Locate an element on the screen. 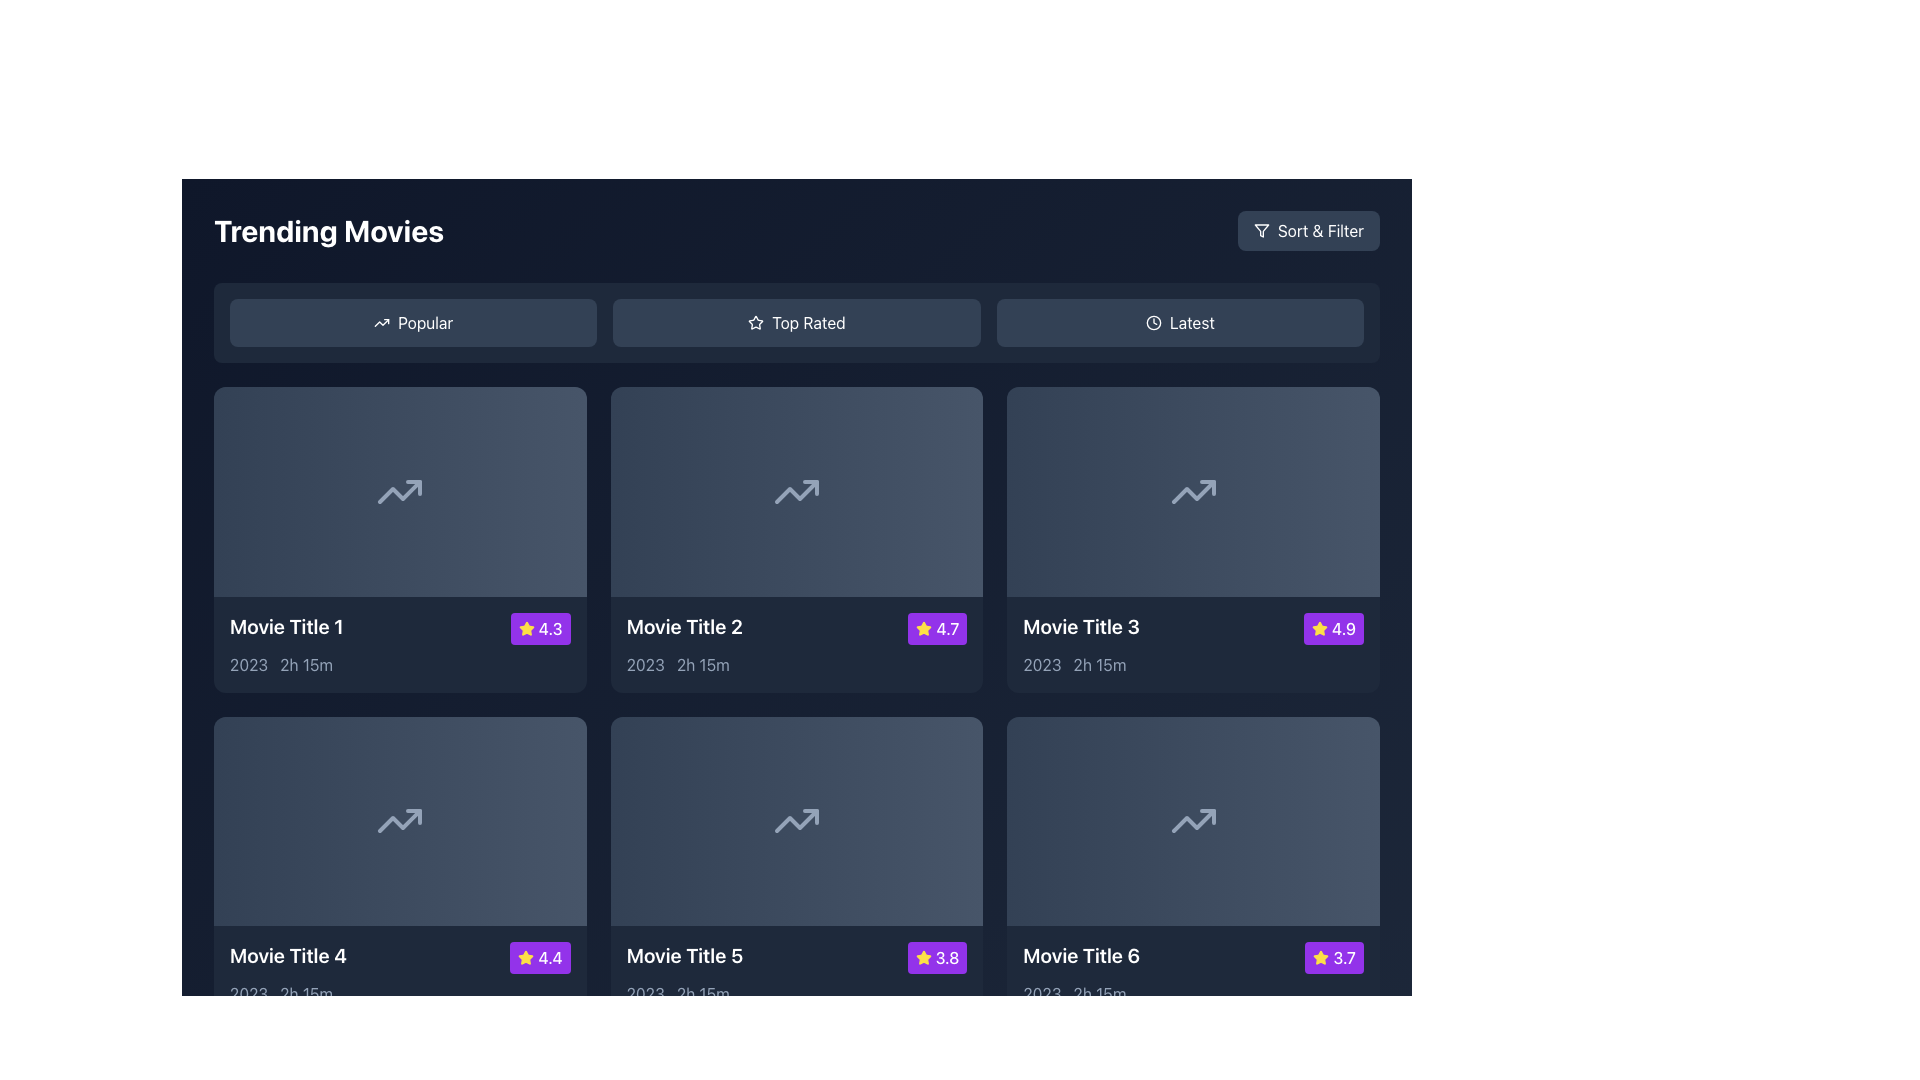 This screenshot has height=1080, width=1920. the arrowhead segment of the 'Trending Up' icon located in the sixth card of the 'Trending Movies' section is located at coordinates (1206, 817).